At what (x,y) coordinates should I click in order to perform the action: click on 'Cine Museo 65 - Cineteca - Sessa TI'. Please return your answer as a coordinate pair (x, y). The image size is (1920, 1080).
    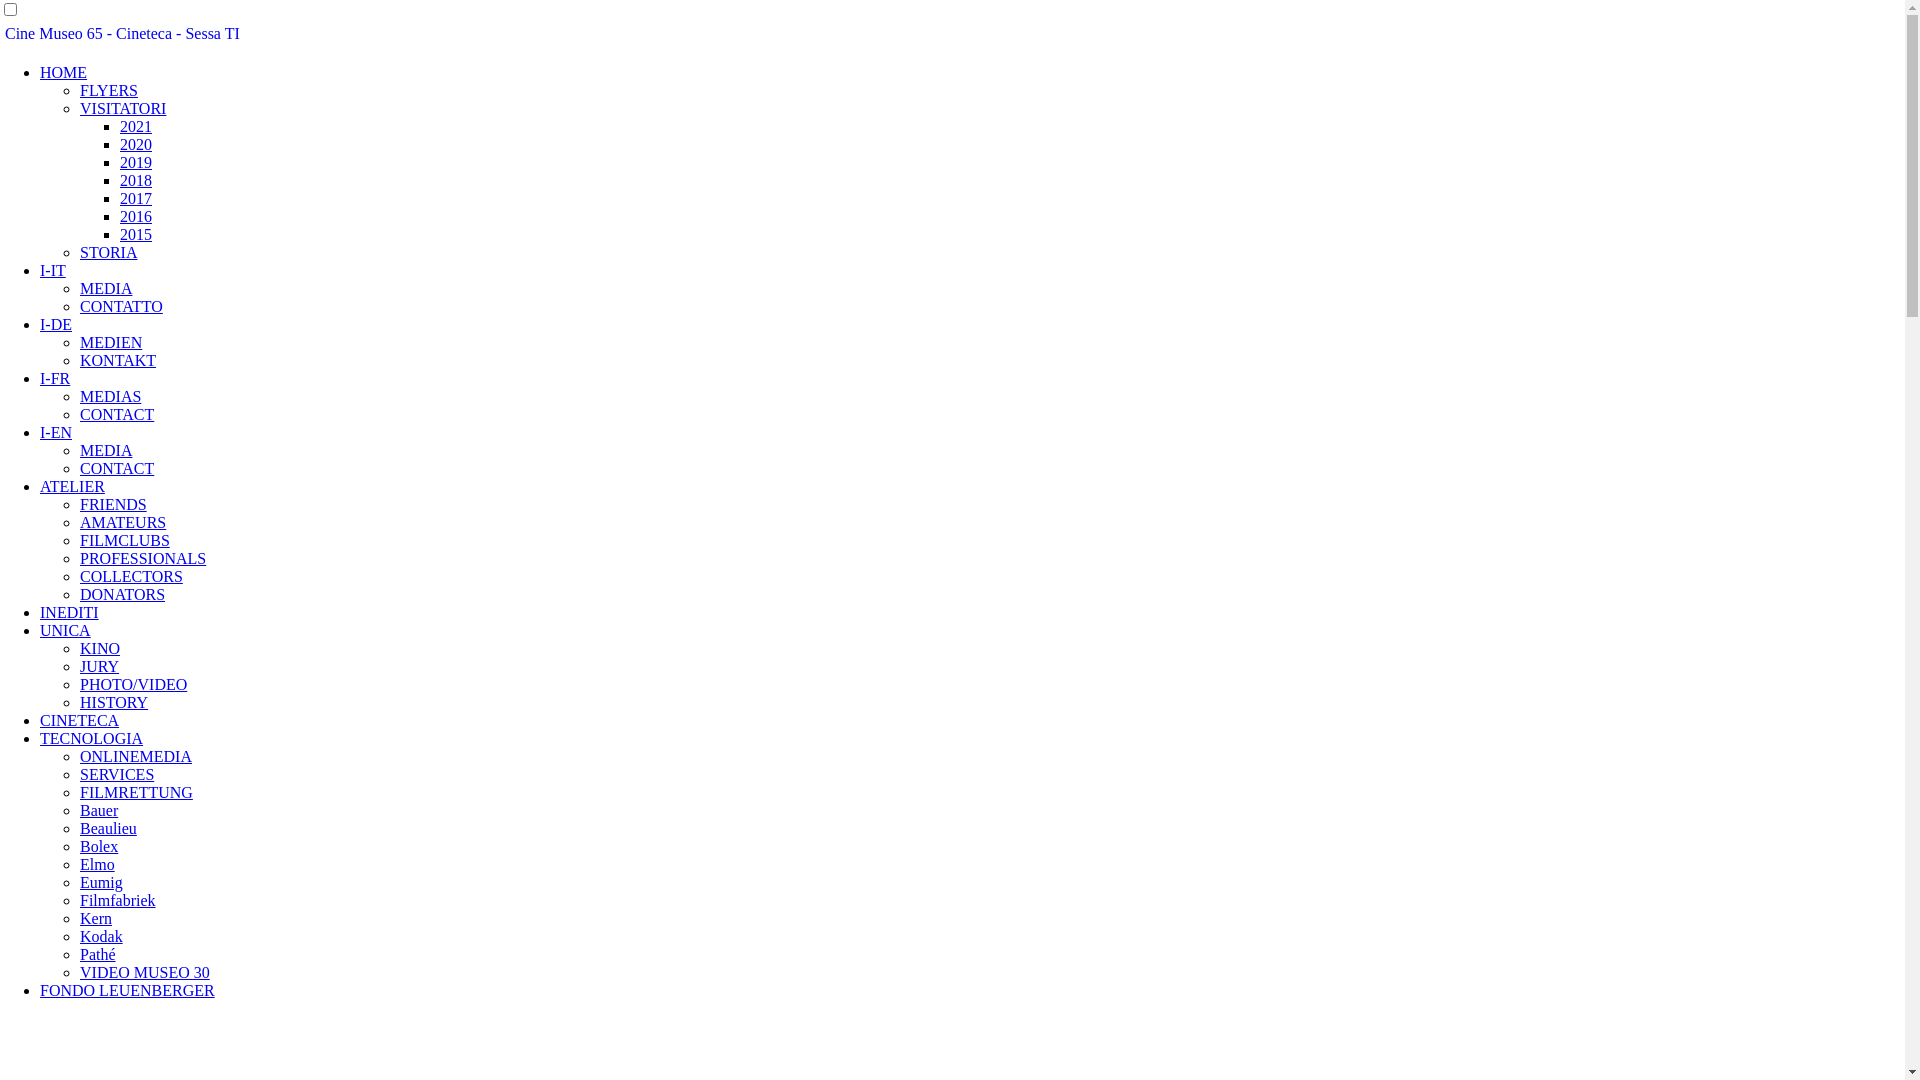
    Looking at the image, I should click on (121, 33).